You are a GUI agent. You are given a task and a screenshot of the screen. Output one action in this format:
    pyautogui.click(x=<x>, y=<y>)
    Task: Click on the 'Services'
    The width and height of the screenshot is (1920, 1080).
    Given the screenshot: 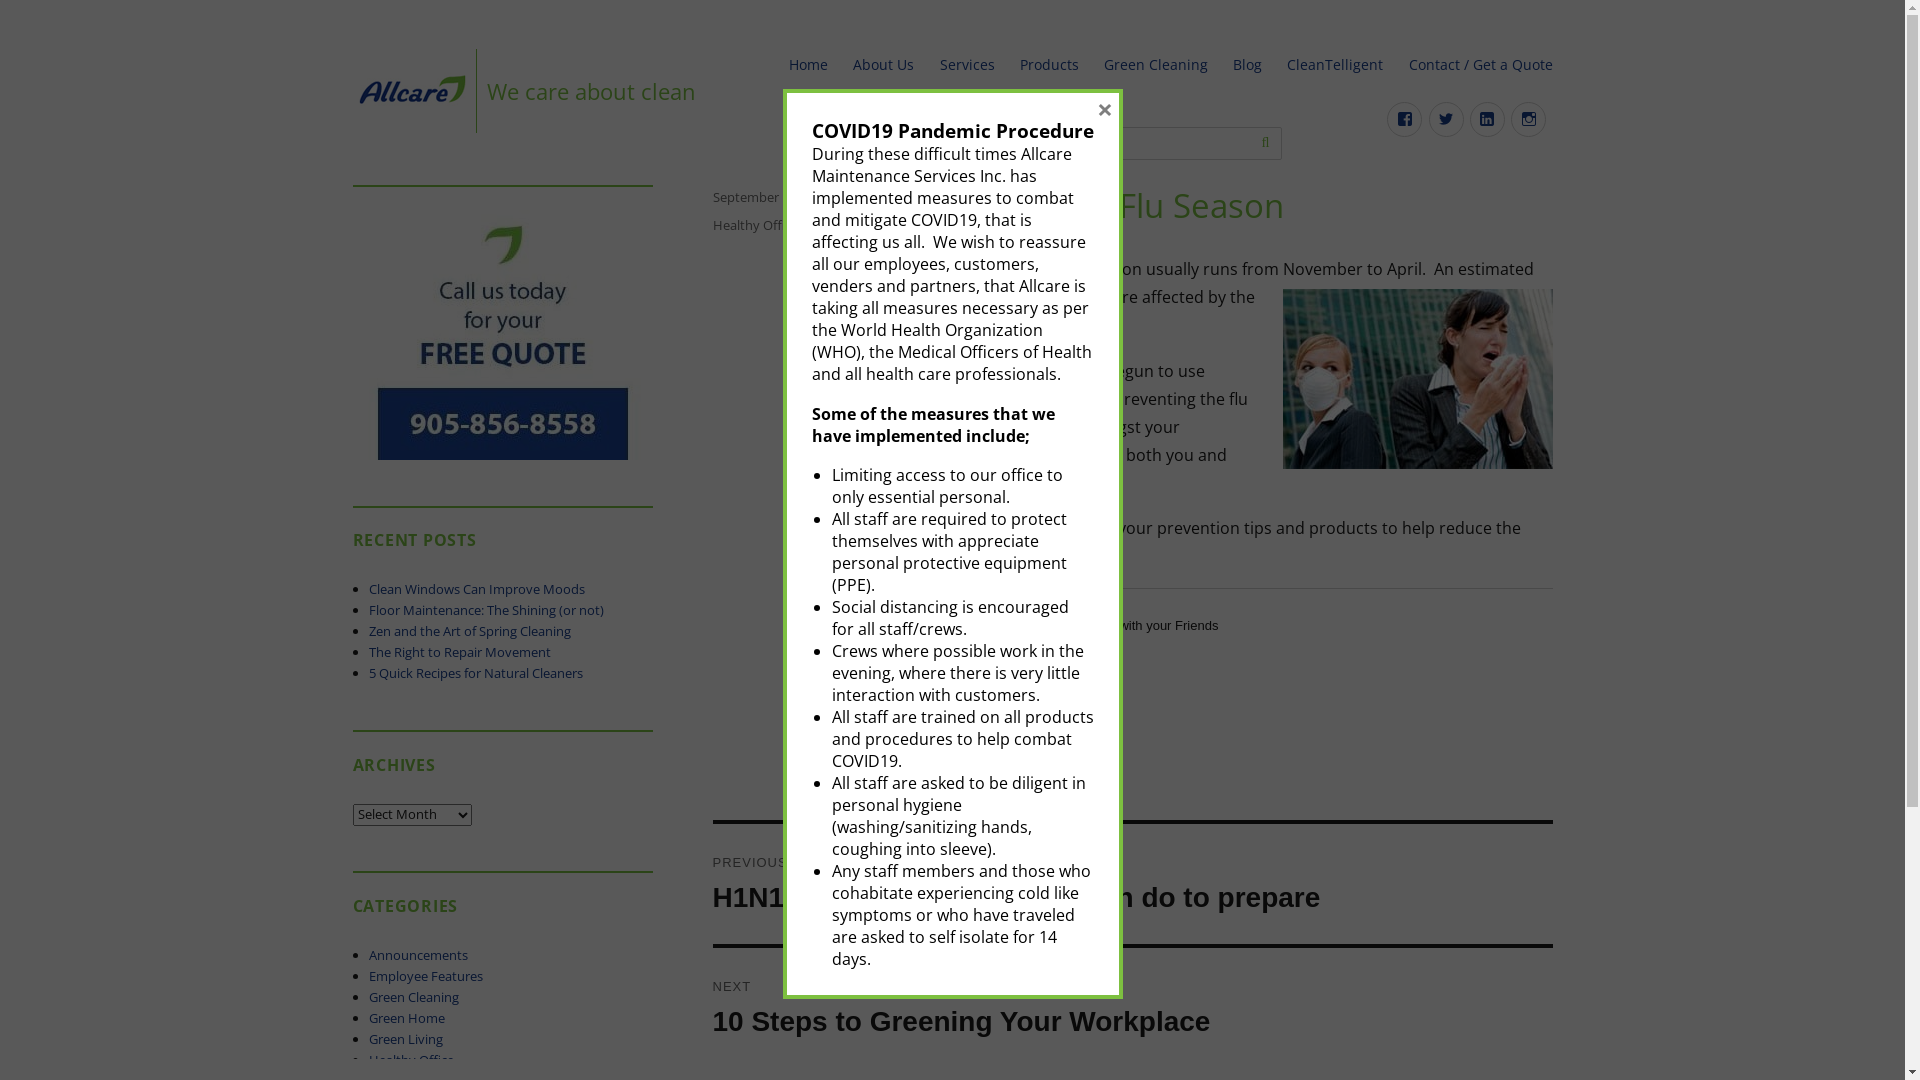 What is the action you would take?
    pyautogui.click(x=925, y=64)
    